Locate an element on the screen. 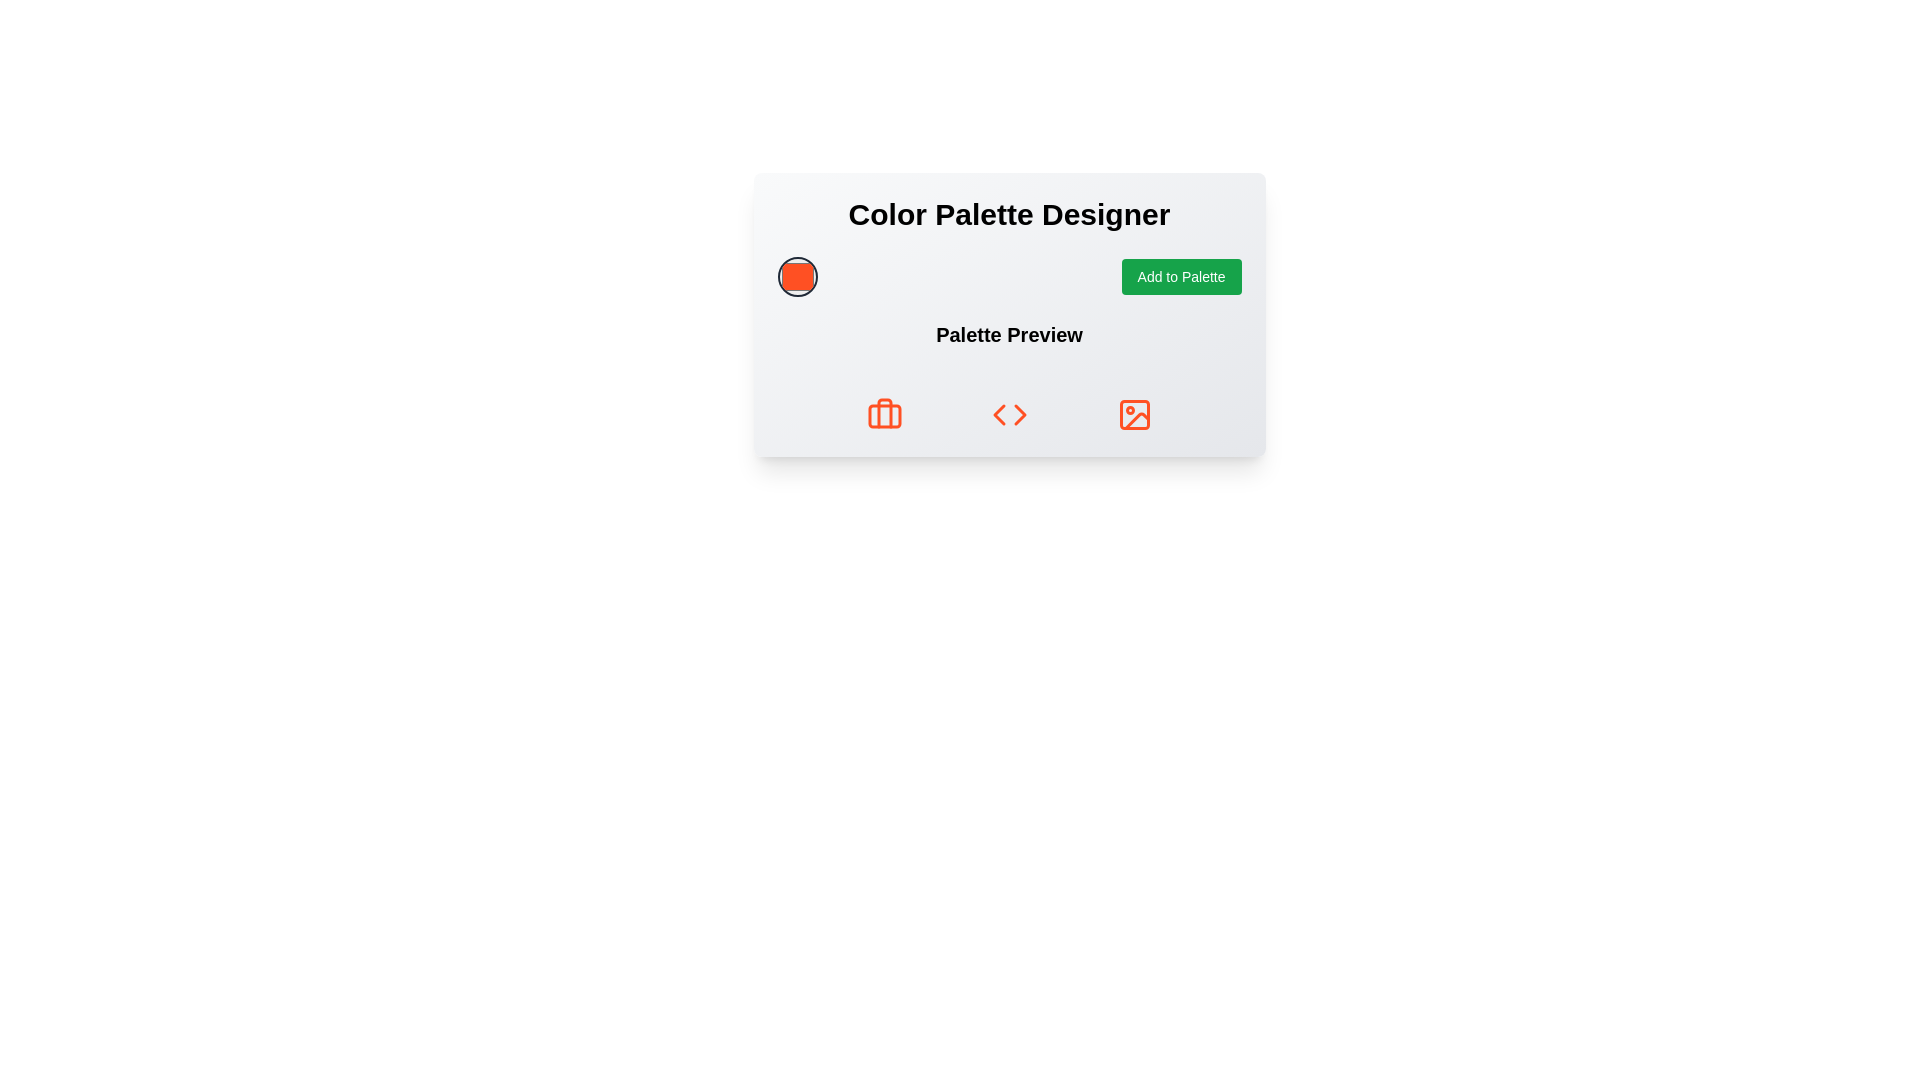  the orange outline briefcase icon located below the 'Palette Preview' label is located at coordinates (883, 414).